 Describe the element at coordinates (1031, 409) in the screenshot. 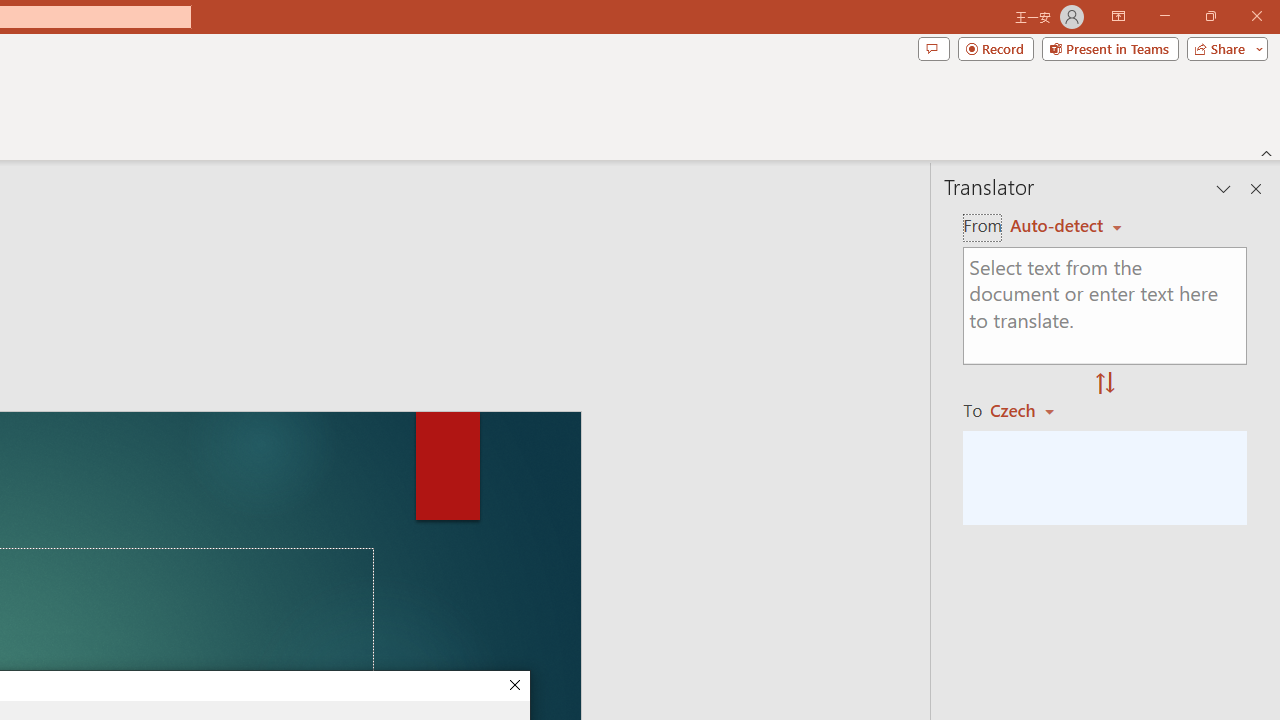

I see `'Czech'` at that location.